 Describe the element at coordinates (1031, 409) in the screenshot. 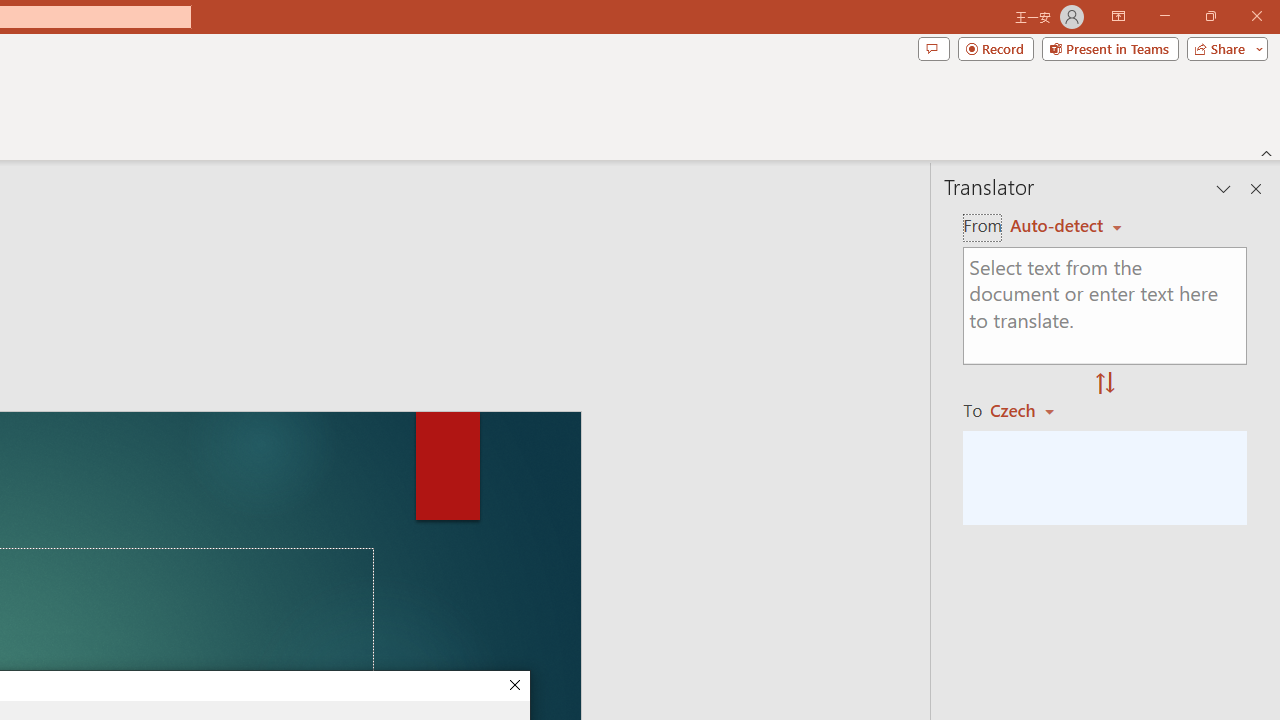

I see `'Czech'` at that location.